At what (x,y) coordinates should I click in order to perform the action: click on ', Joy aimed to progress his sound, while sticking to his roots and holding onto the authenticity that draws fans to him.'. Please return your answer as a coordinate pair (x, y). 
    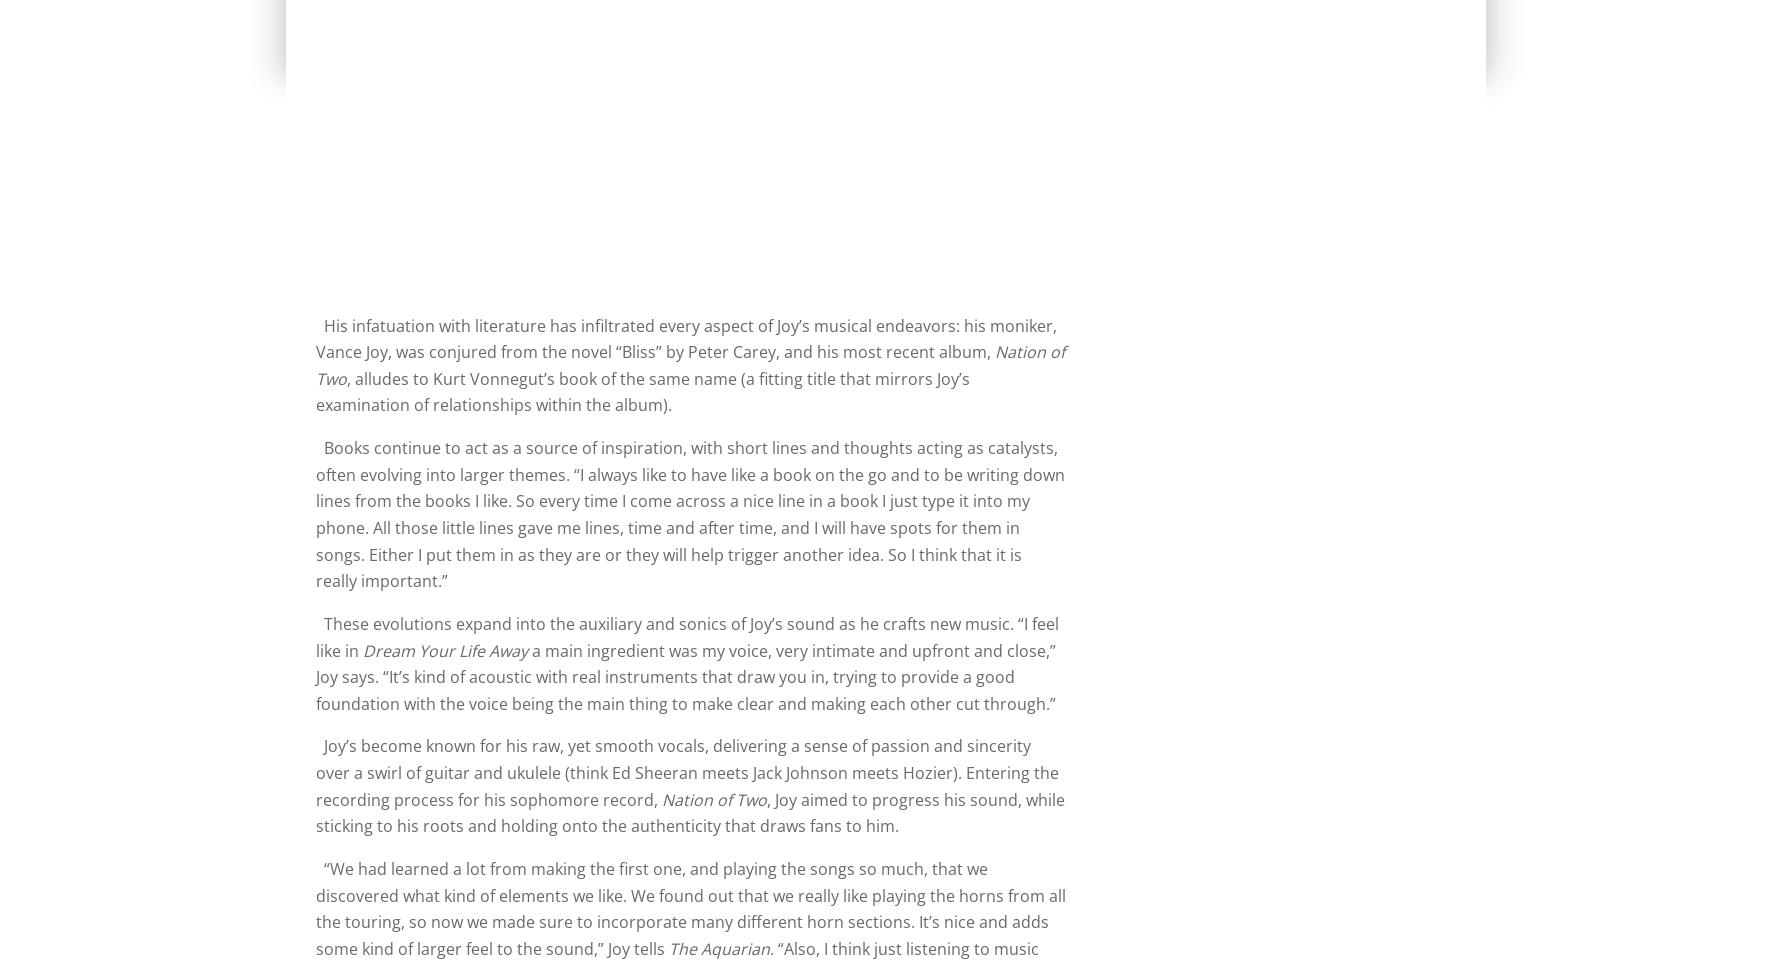
    Looking at the image, I should click on (689, 812).